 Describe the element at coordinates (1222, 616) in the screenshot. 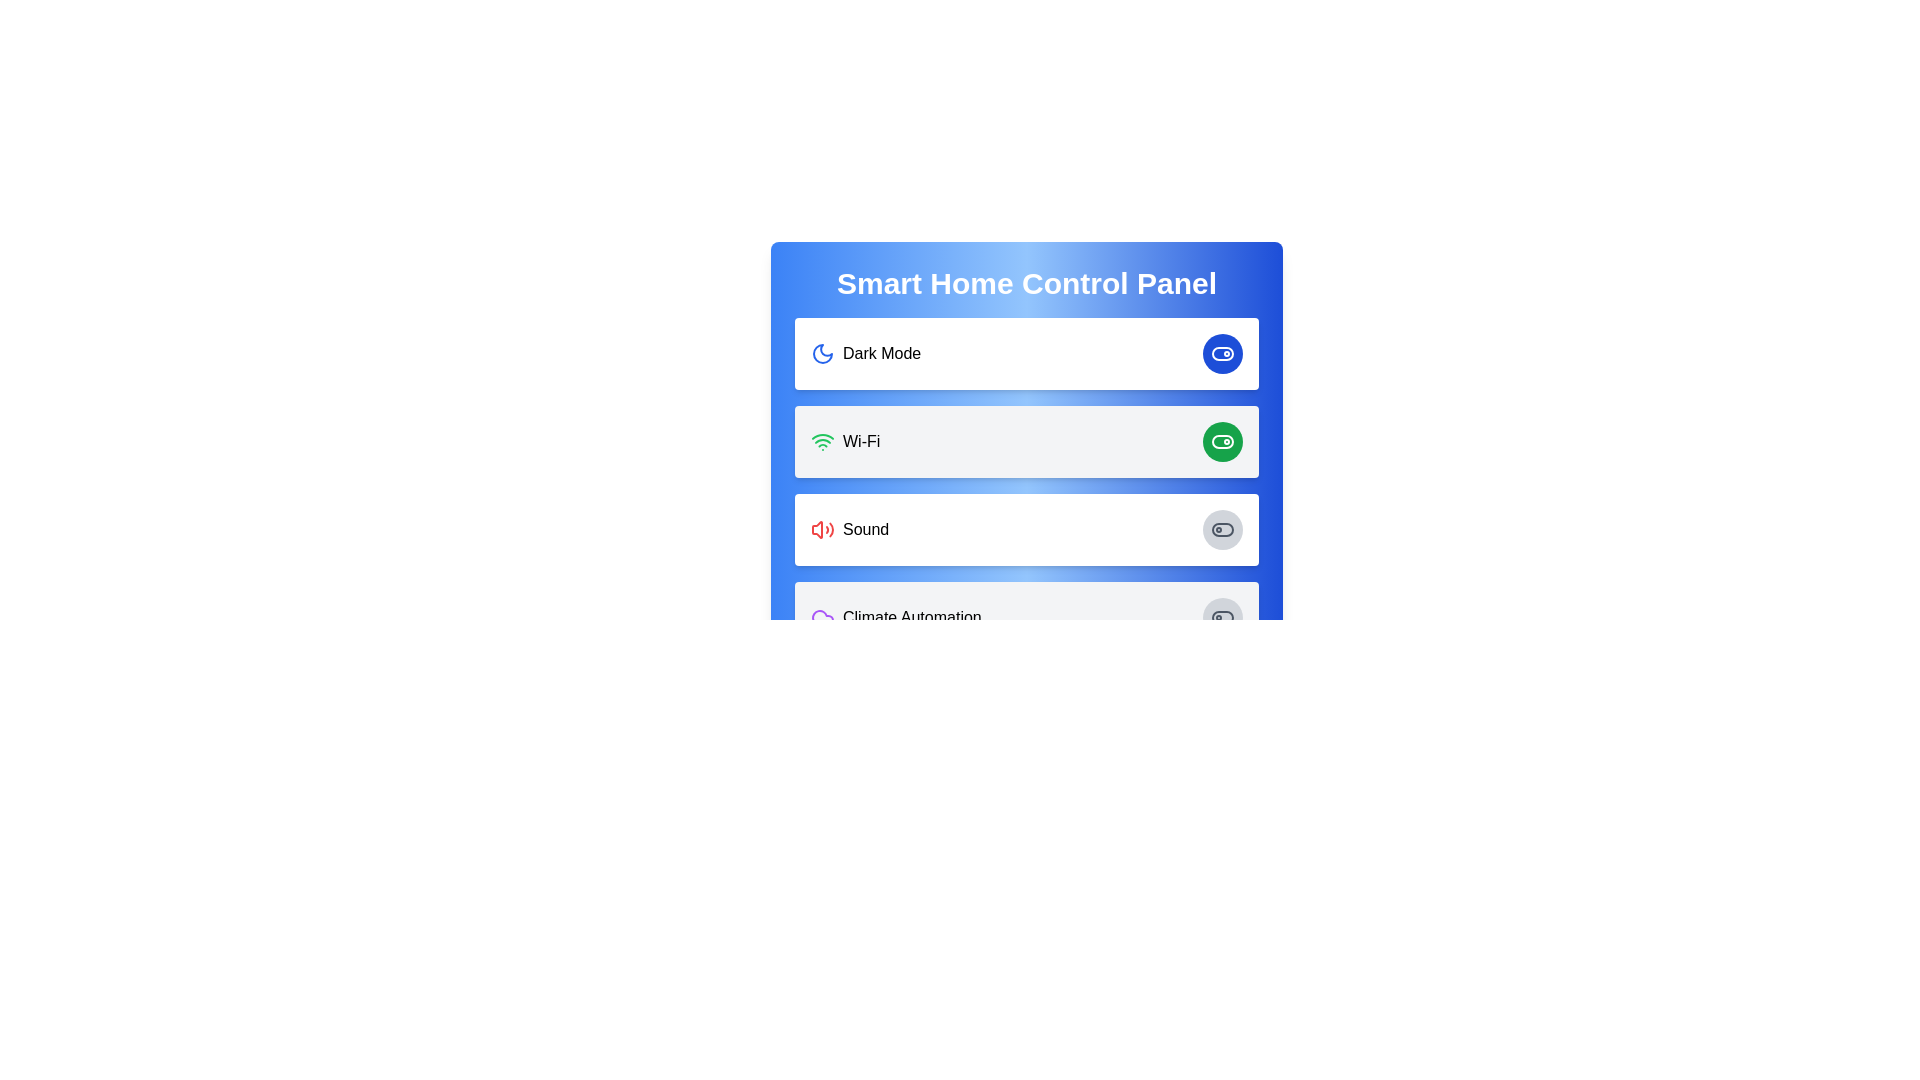

I see `the toggle switch located to the far right in the row labeled 'Climate Automation' to change its state` at that location.